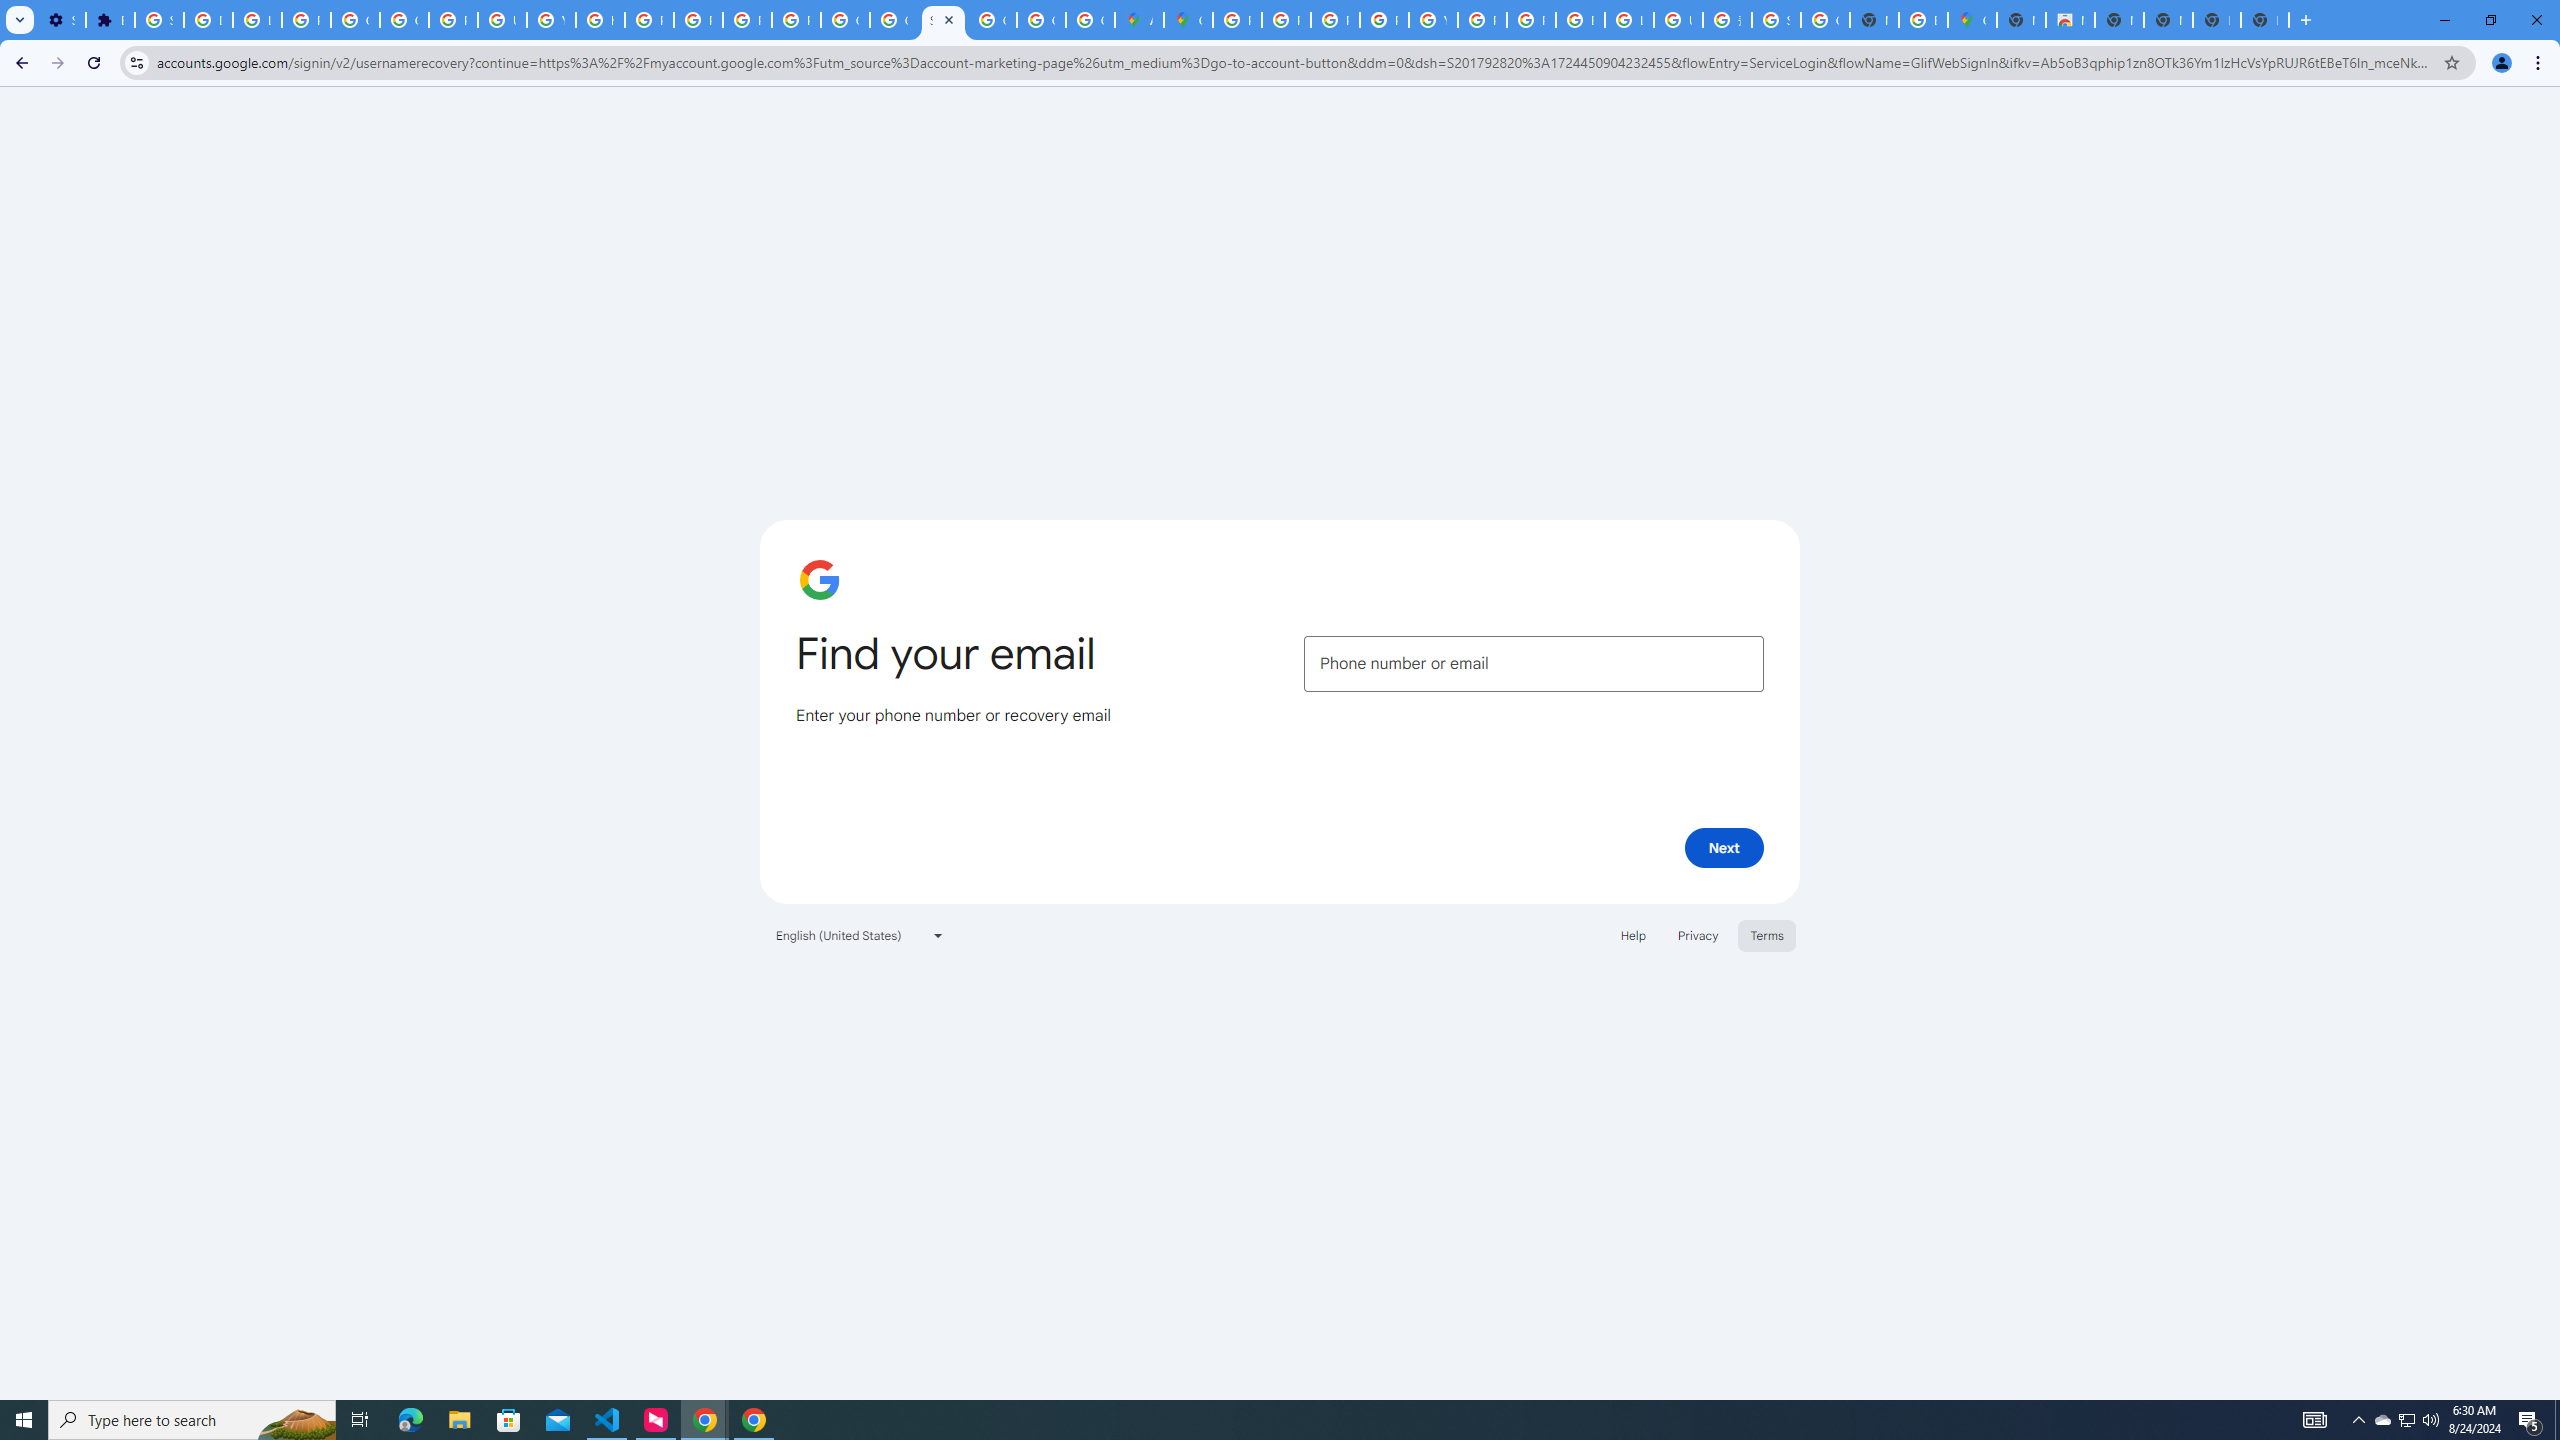 The width and height of the screenshot is (2560, 1440). Describe the element at coordinates (354, 19) in the screenshot. I see `'Google Account Help'` at that location.